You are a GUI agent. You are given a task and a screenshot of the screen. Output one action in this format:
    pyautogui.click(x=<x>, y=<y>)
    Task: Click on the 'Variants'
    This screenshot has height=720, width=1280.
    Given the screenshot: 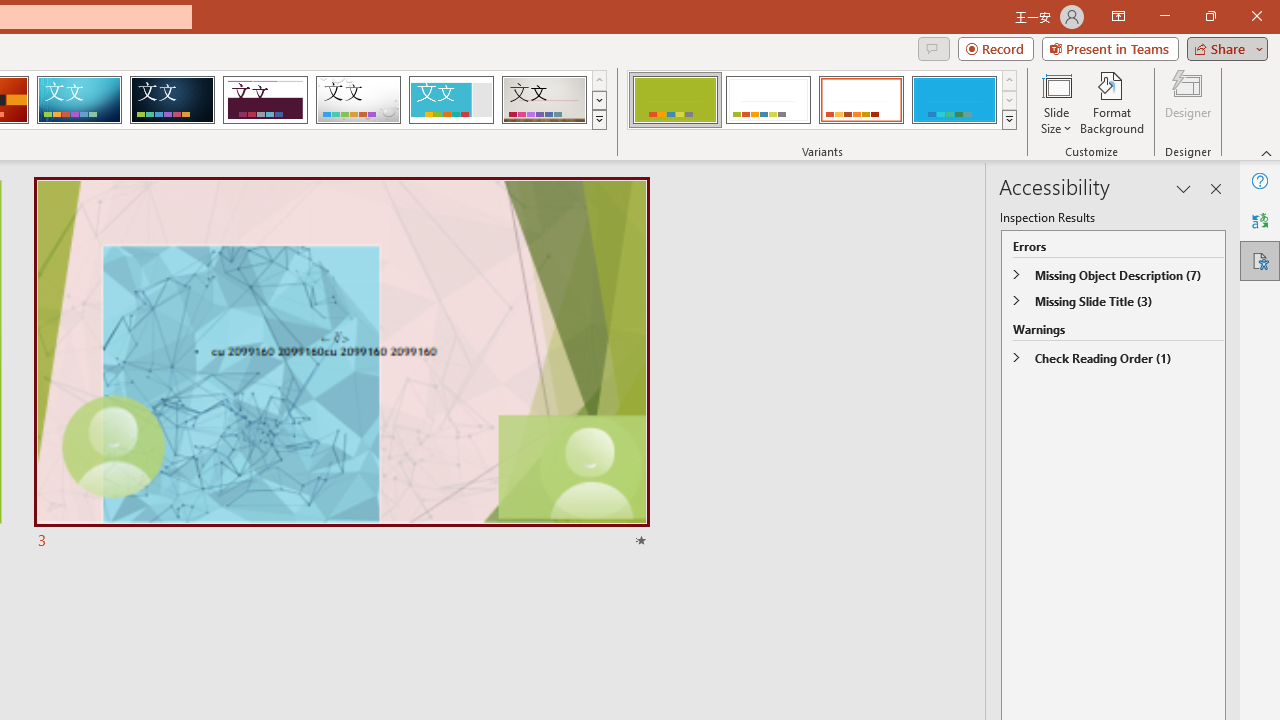 What is the action you would take?
    pyautogui.click(x=1009, y=120)
    